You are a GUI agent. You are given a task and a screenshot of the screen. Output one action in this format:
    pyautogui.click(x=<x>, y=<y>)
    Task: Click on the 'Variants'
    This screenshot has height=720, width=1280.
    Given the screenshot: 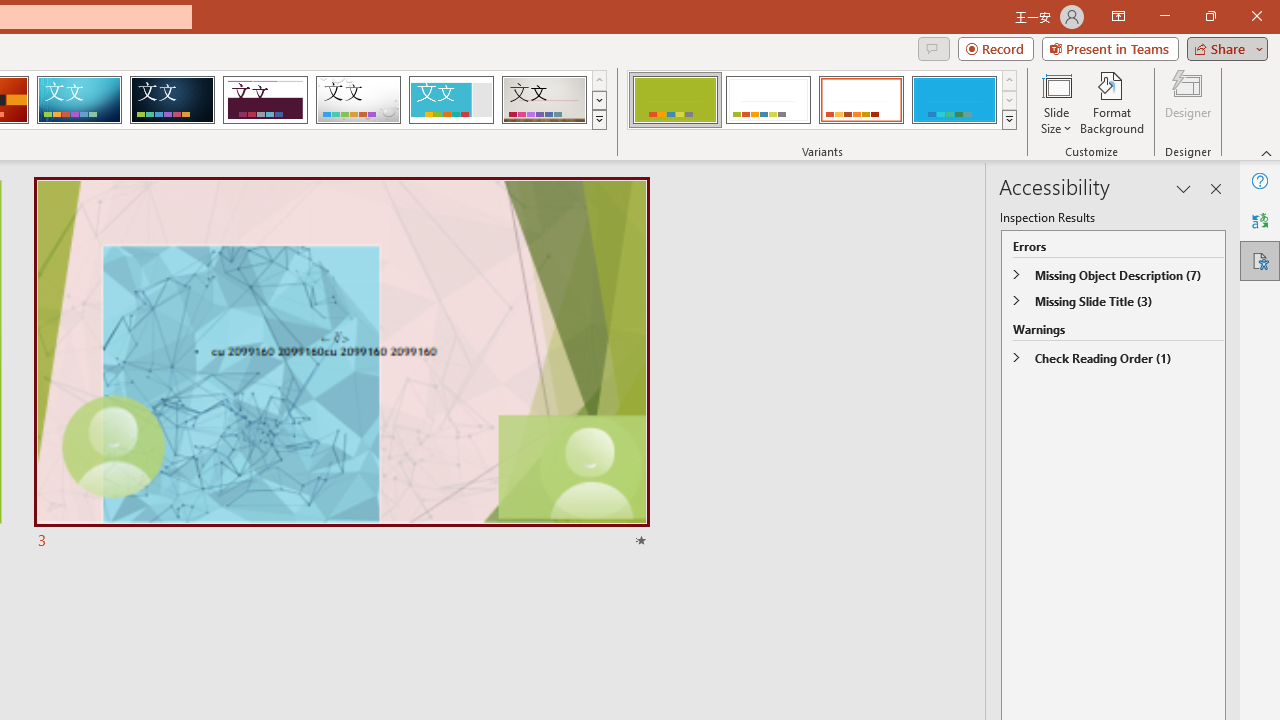 What is the action you would take?
    pyautogui.click(x=1009, y=120)
    